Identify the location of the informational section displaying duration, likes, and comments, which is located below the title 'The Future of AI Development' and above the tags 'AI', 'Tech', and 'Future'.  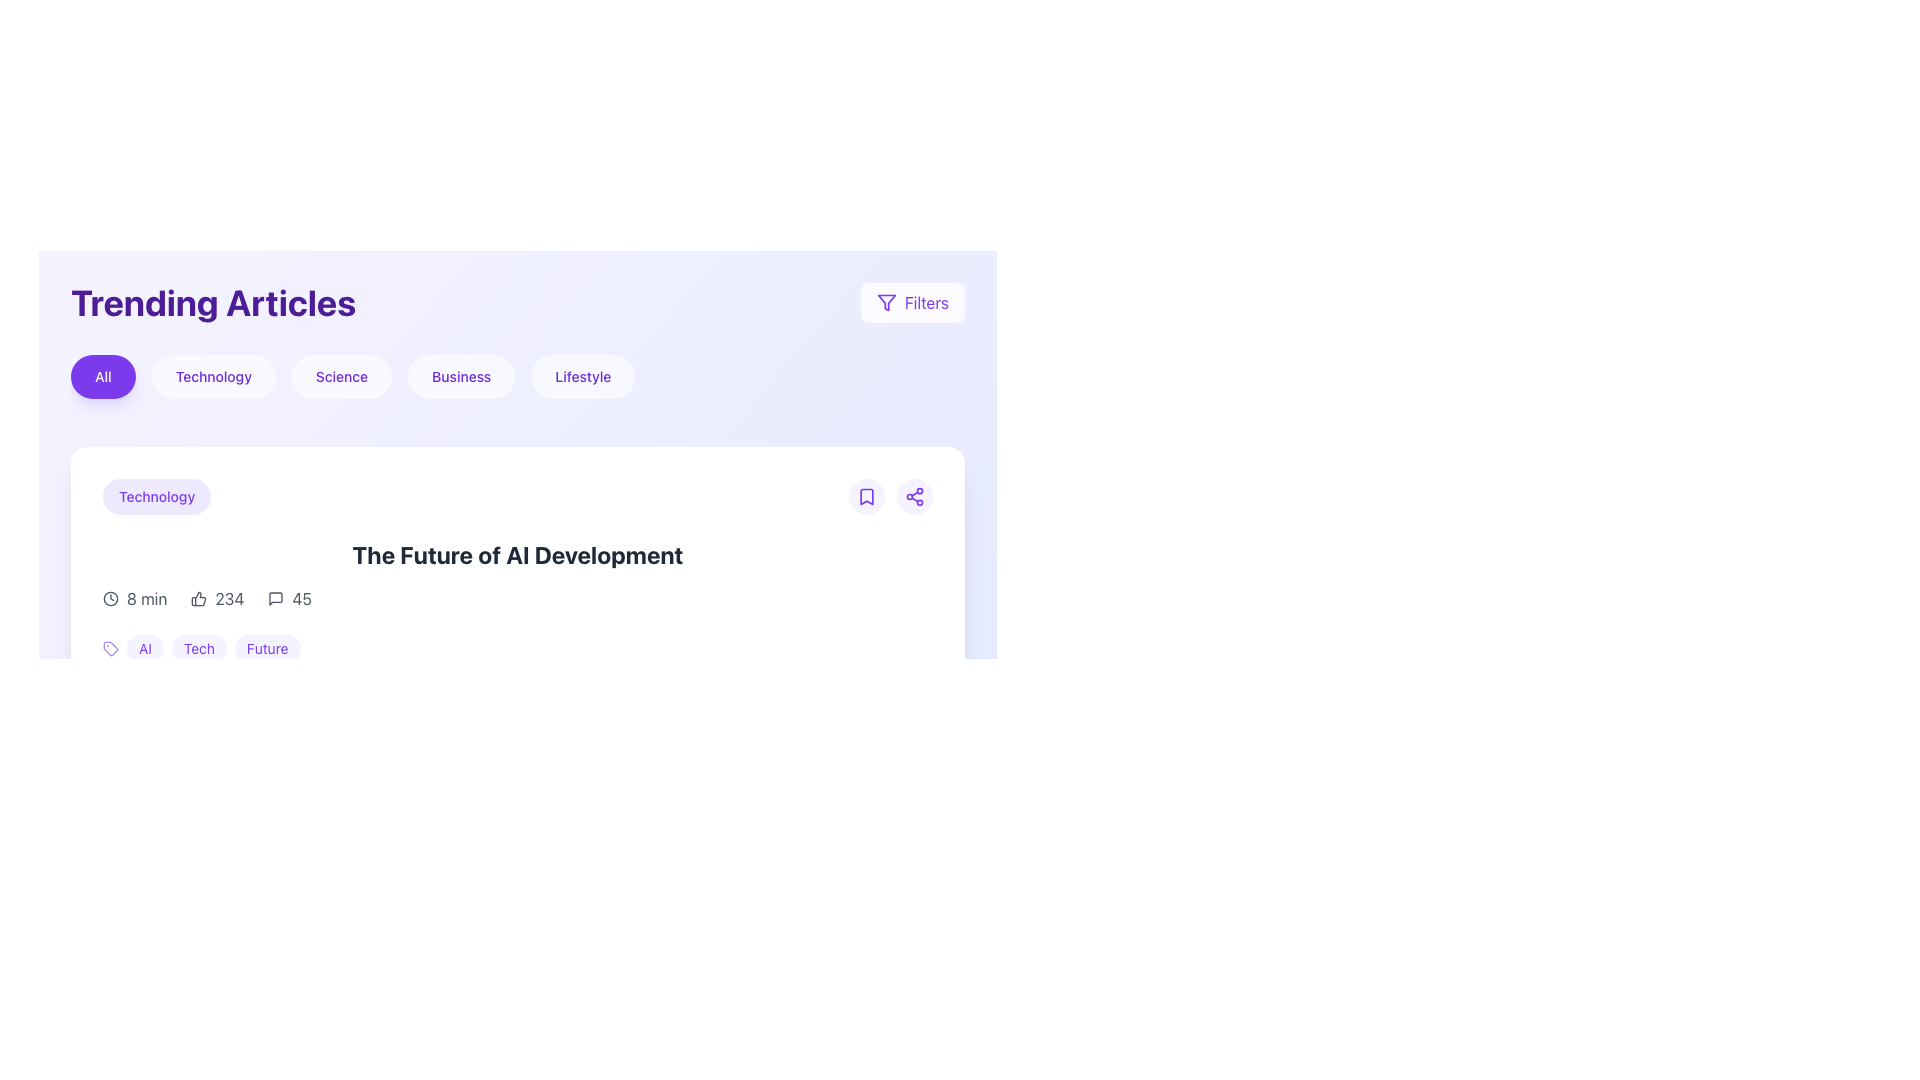
(518, 597).